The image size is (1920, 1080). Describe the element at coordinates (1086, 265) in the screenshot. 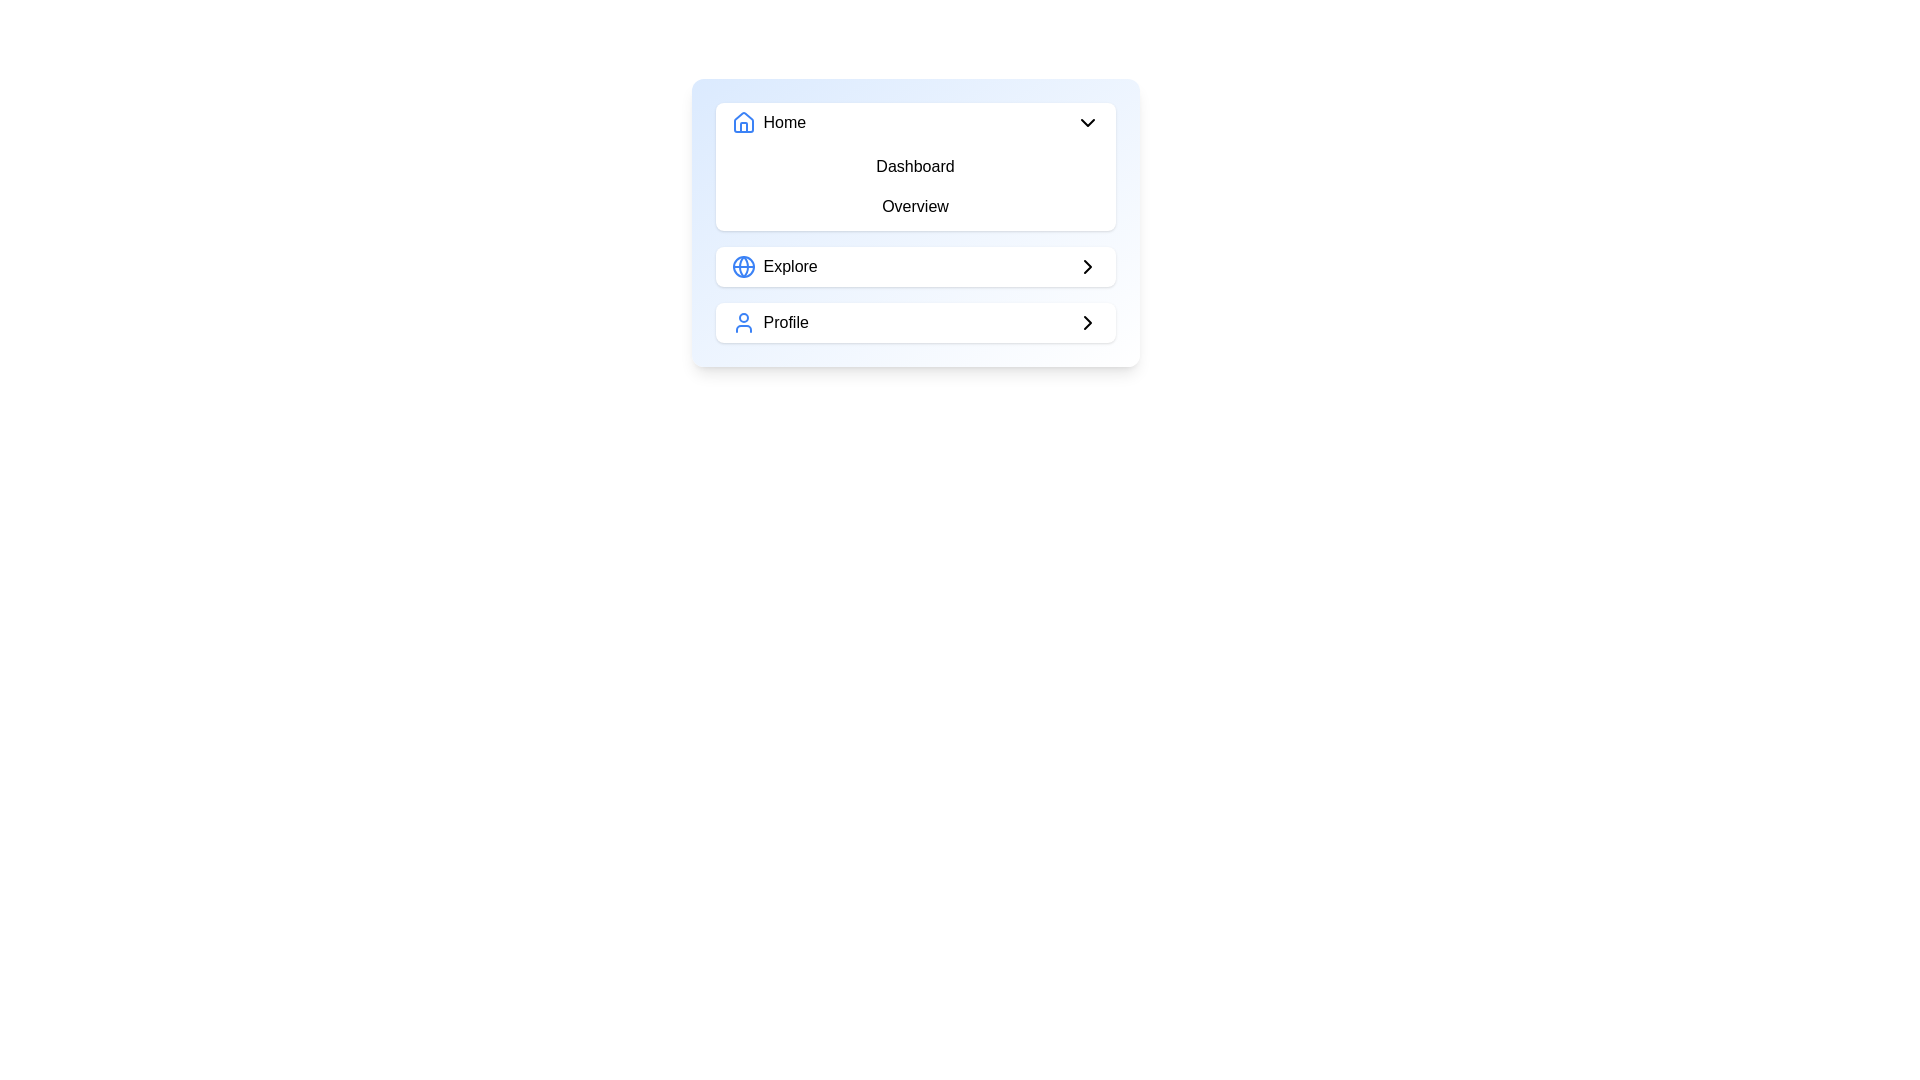

I see `the rightward-pointing chevron icon adjacent to the 'Explore' text` at that location.